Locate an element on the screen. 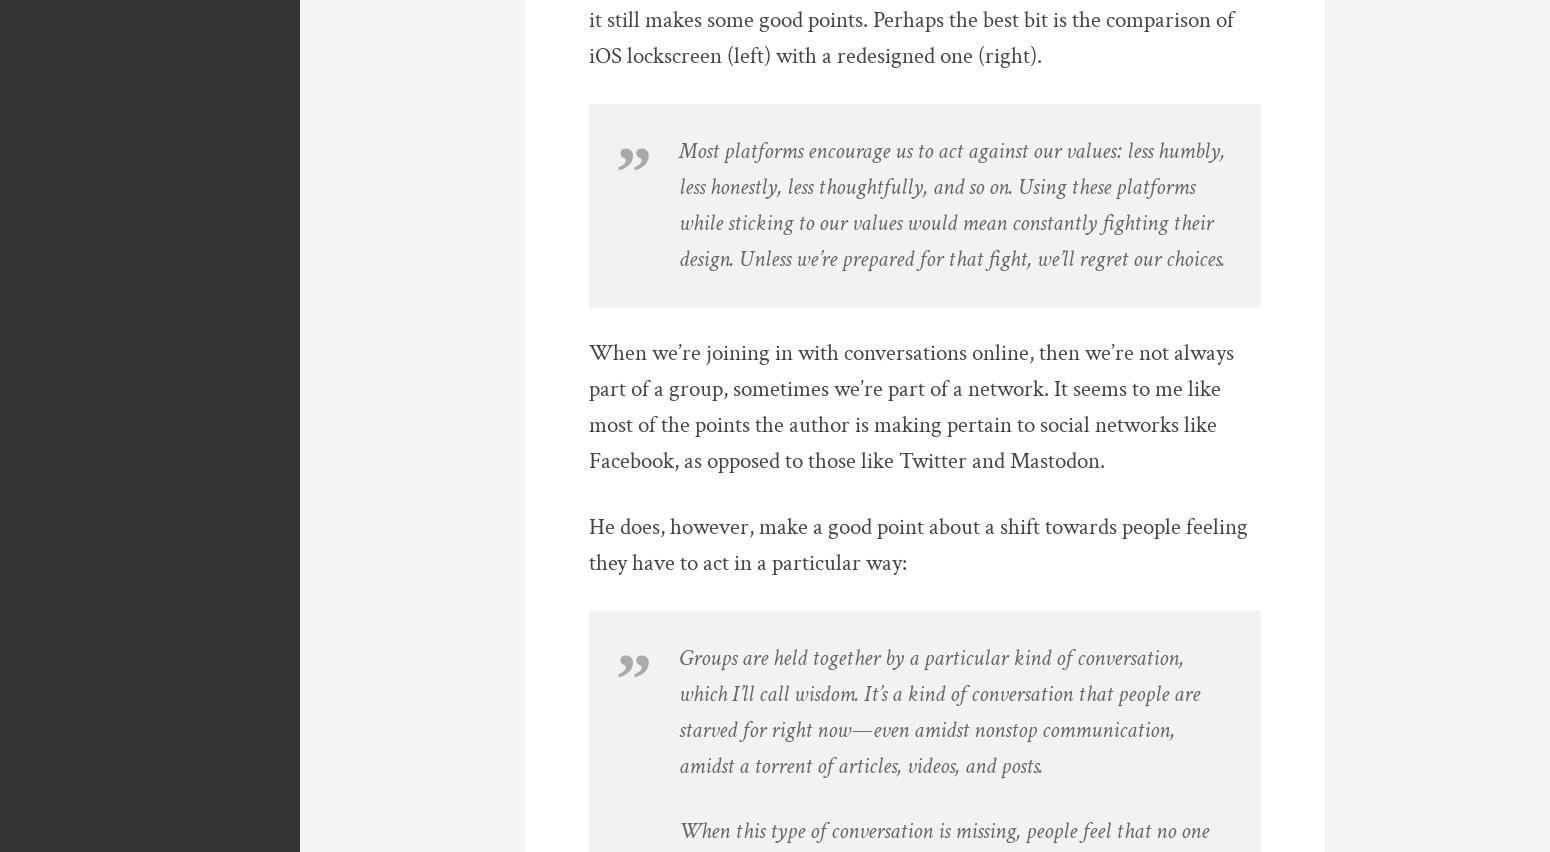 This screenshot has height=852, width=1550. '. It’s a kind of conversation that people are starved for right now—even amidst nonstop communication, amidst a torrent of articles, videos, and posts.' is located at coordinates (938, 728).